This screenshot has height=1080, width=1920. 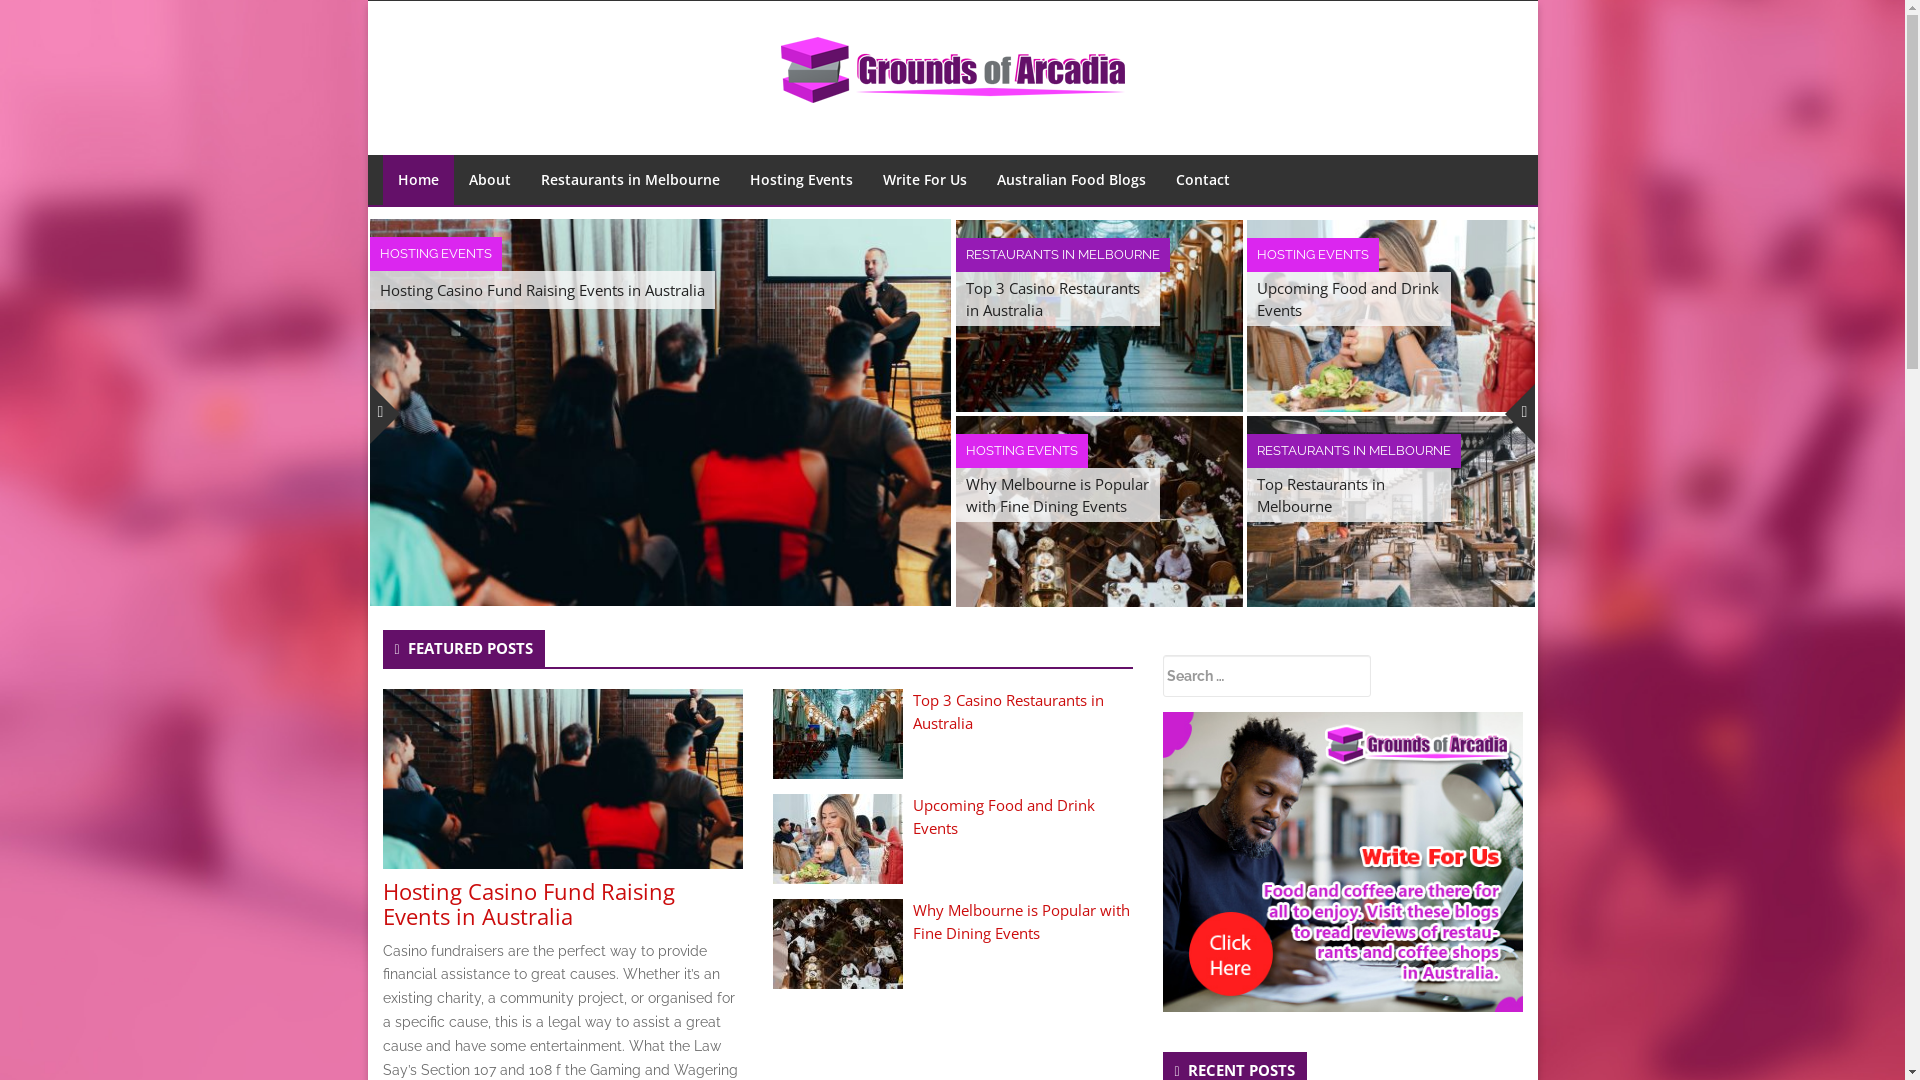 I want to click on 'Contact', so click(x=1200, y=180).